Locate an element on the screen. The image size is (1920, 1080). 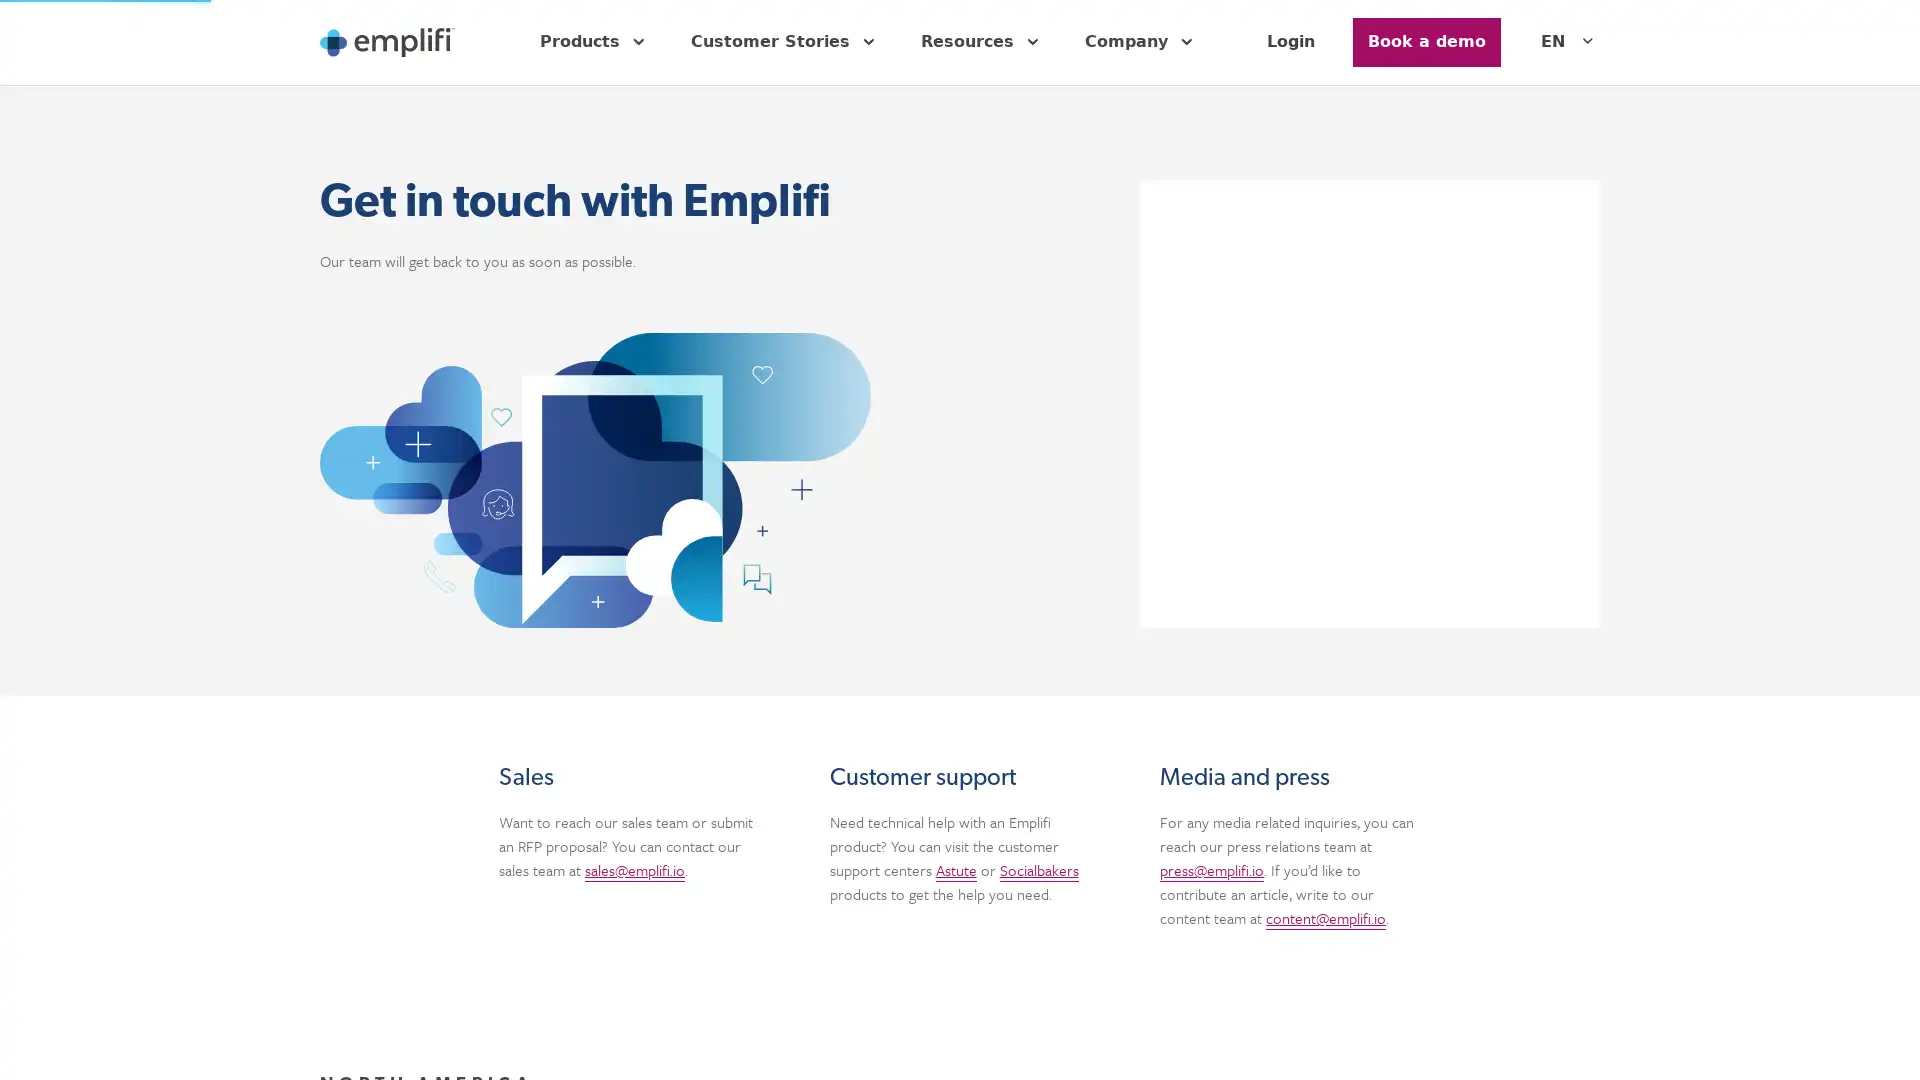
EN is located at coordinates (1569, 42).